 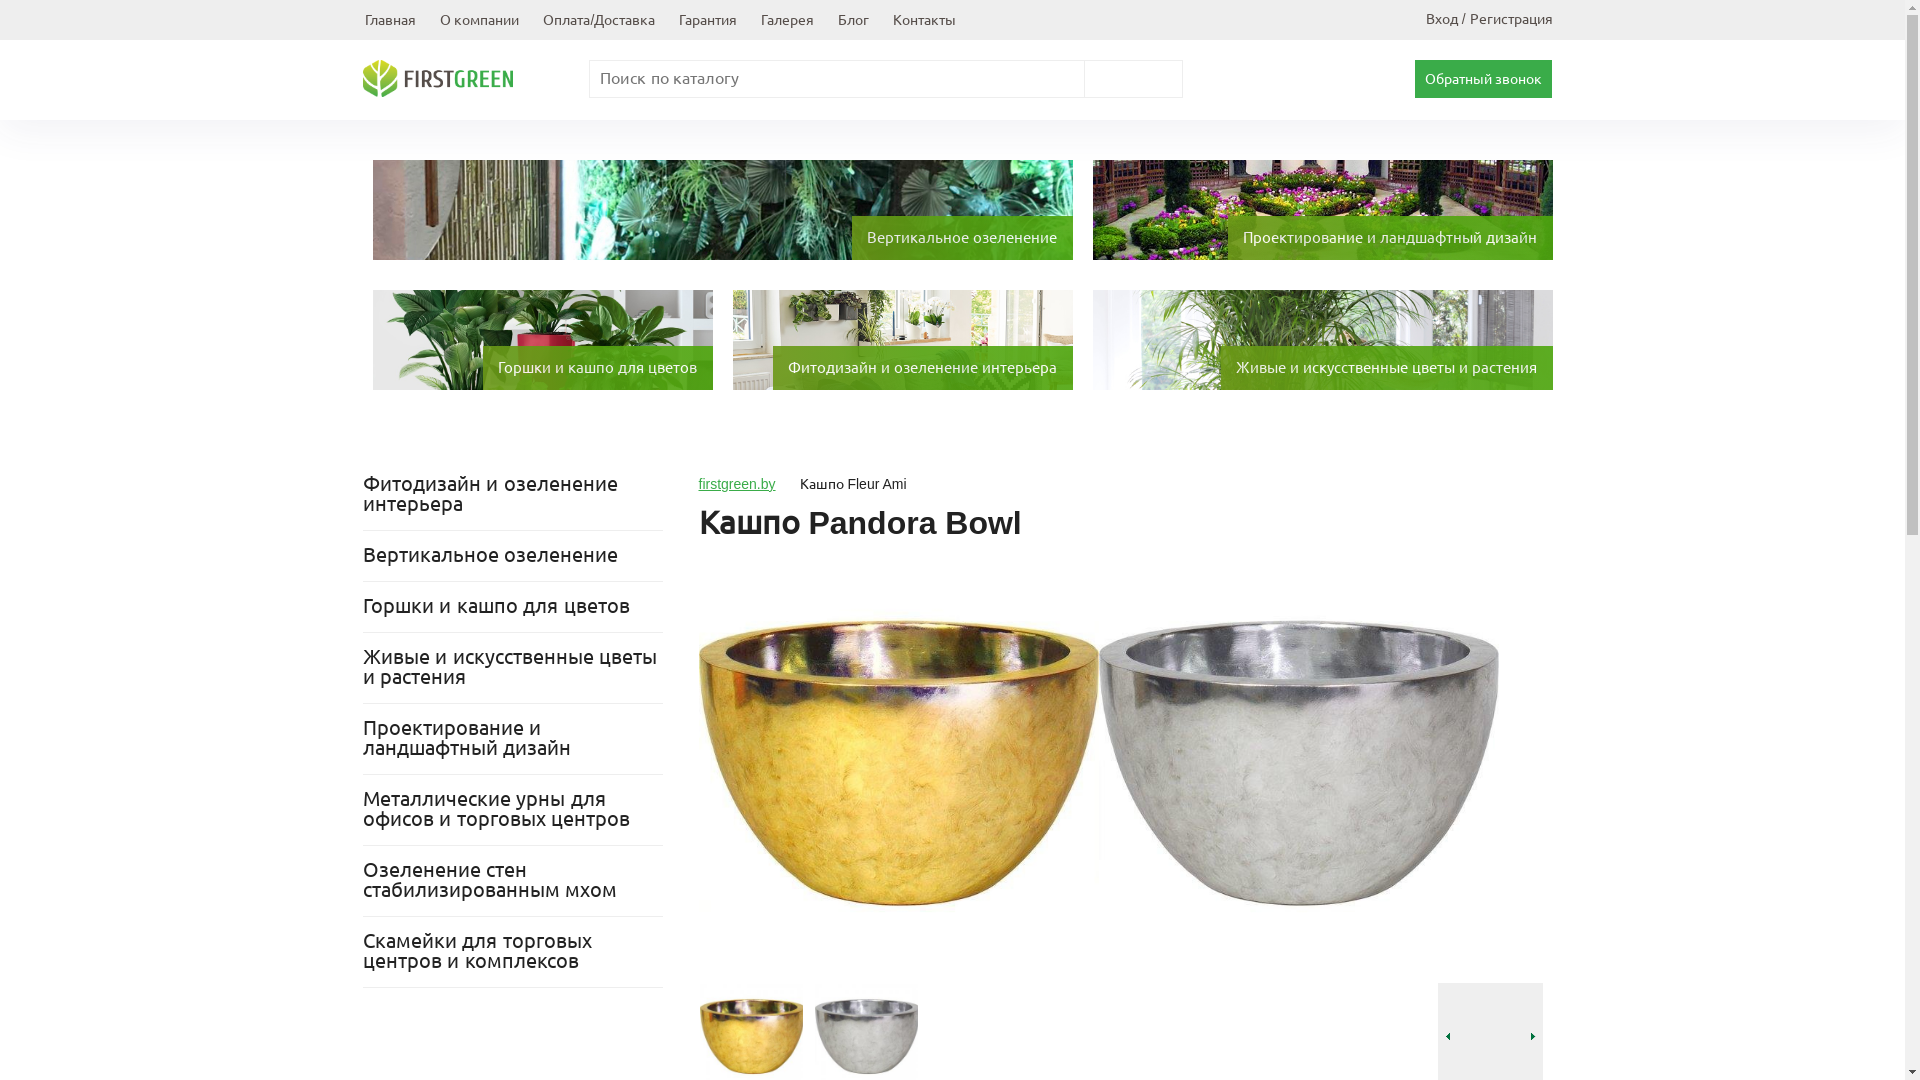 I want to click on 'firstgreen.by', so click(x=735, y=483).